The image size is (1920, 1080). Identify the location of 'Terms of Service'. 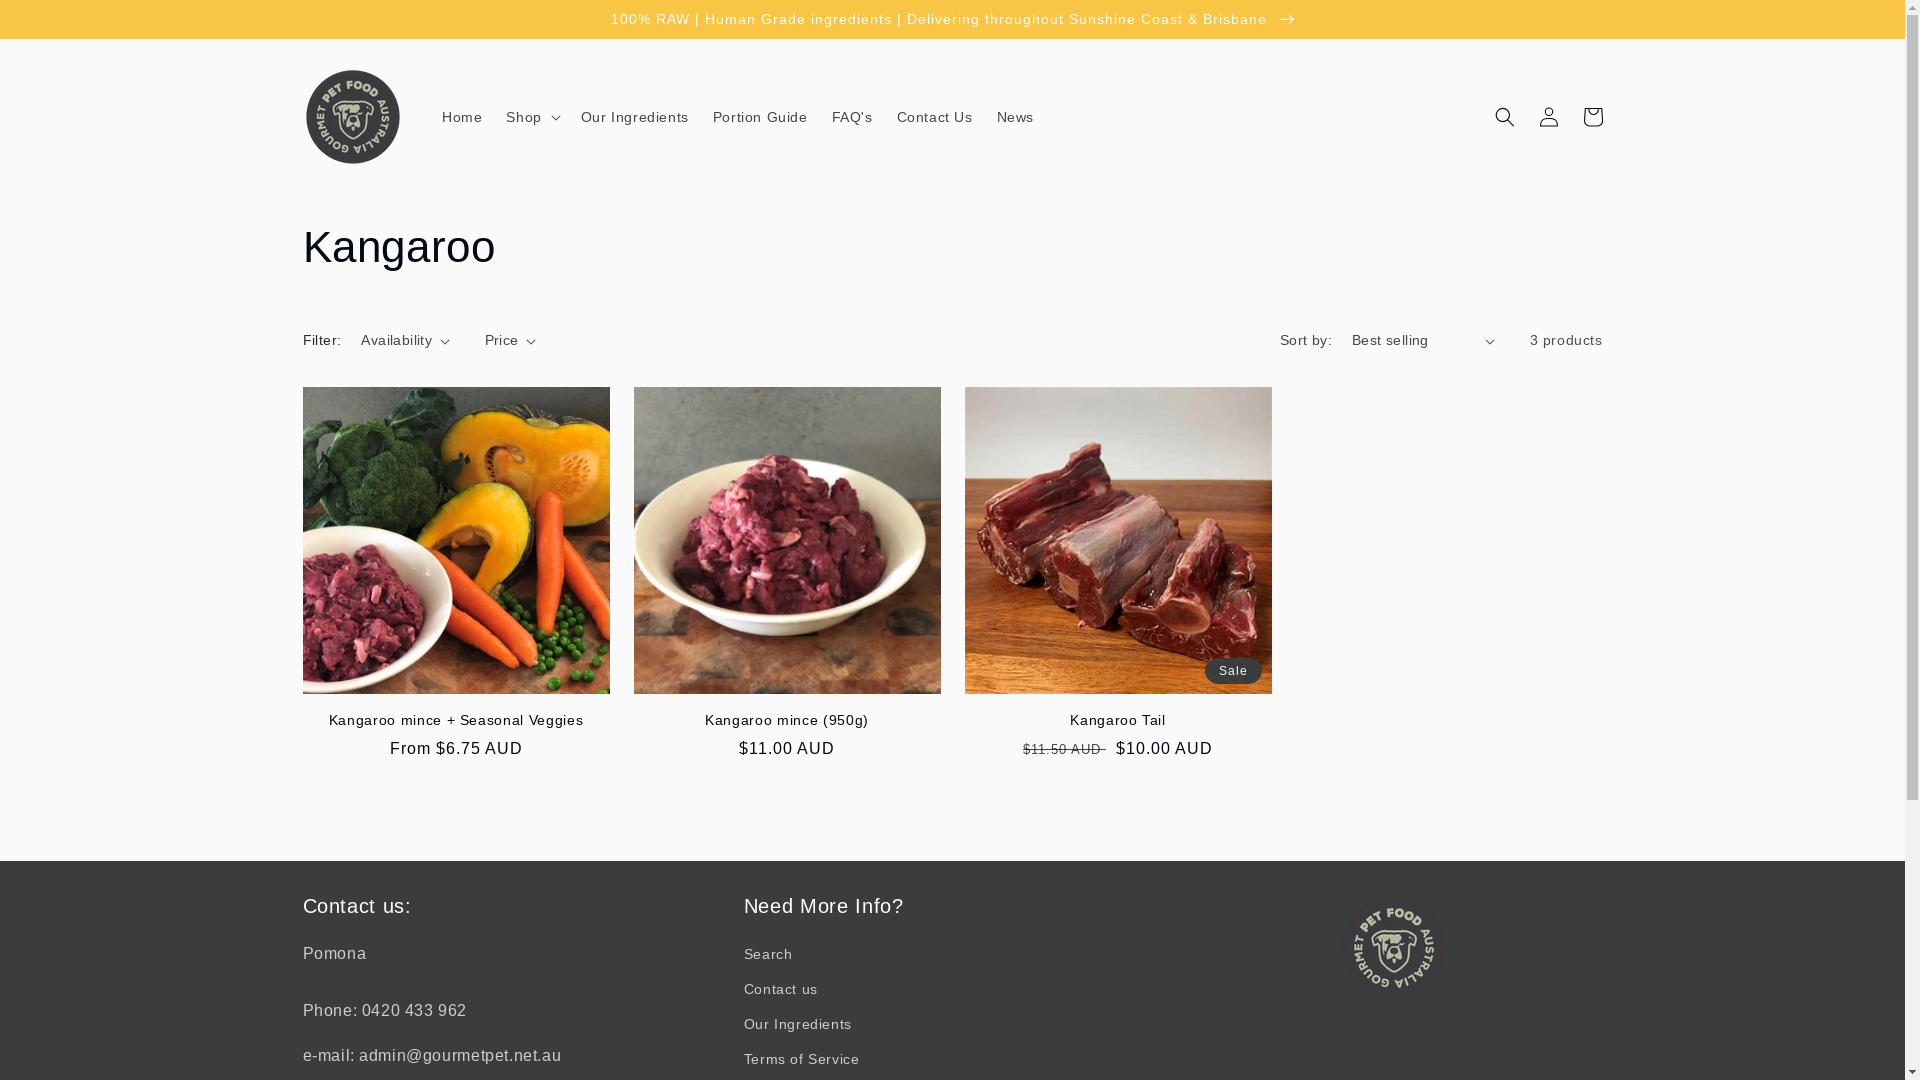
(801, 1058).